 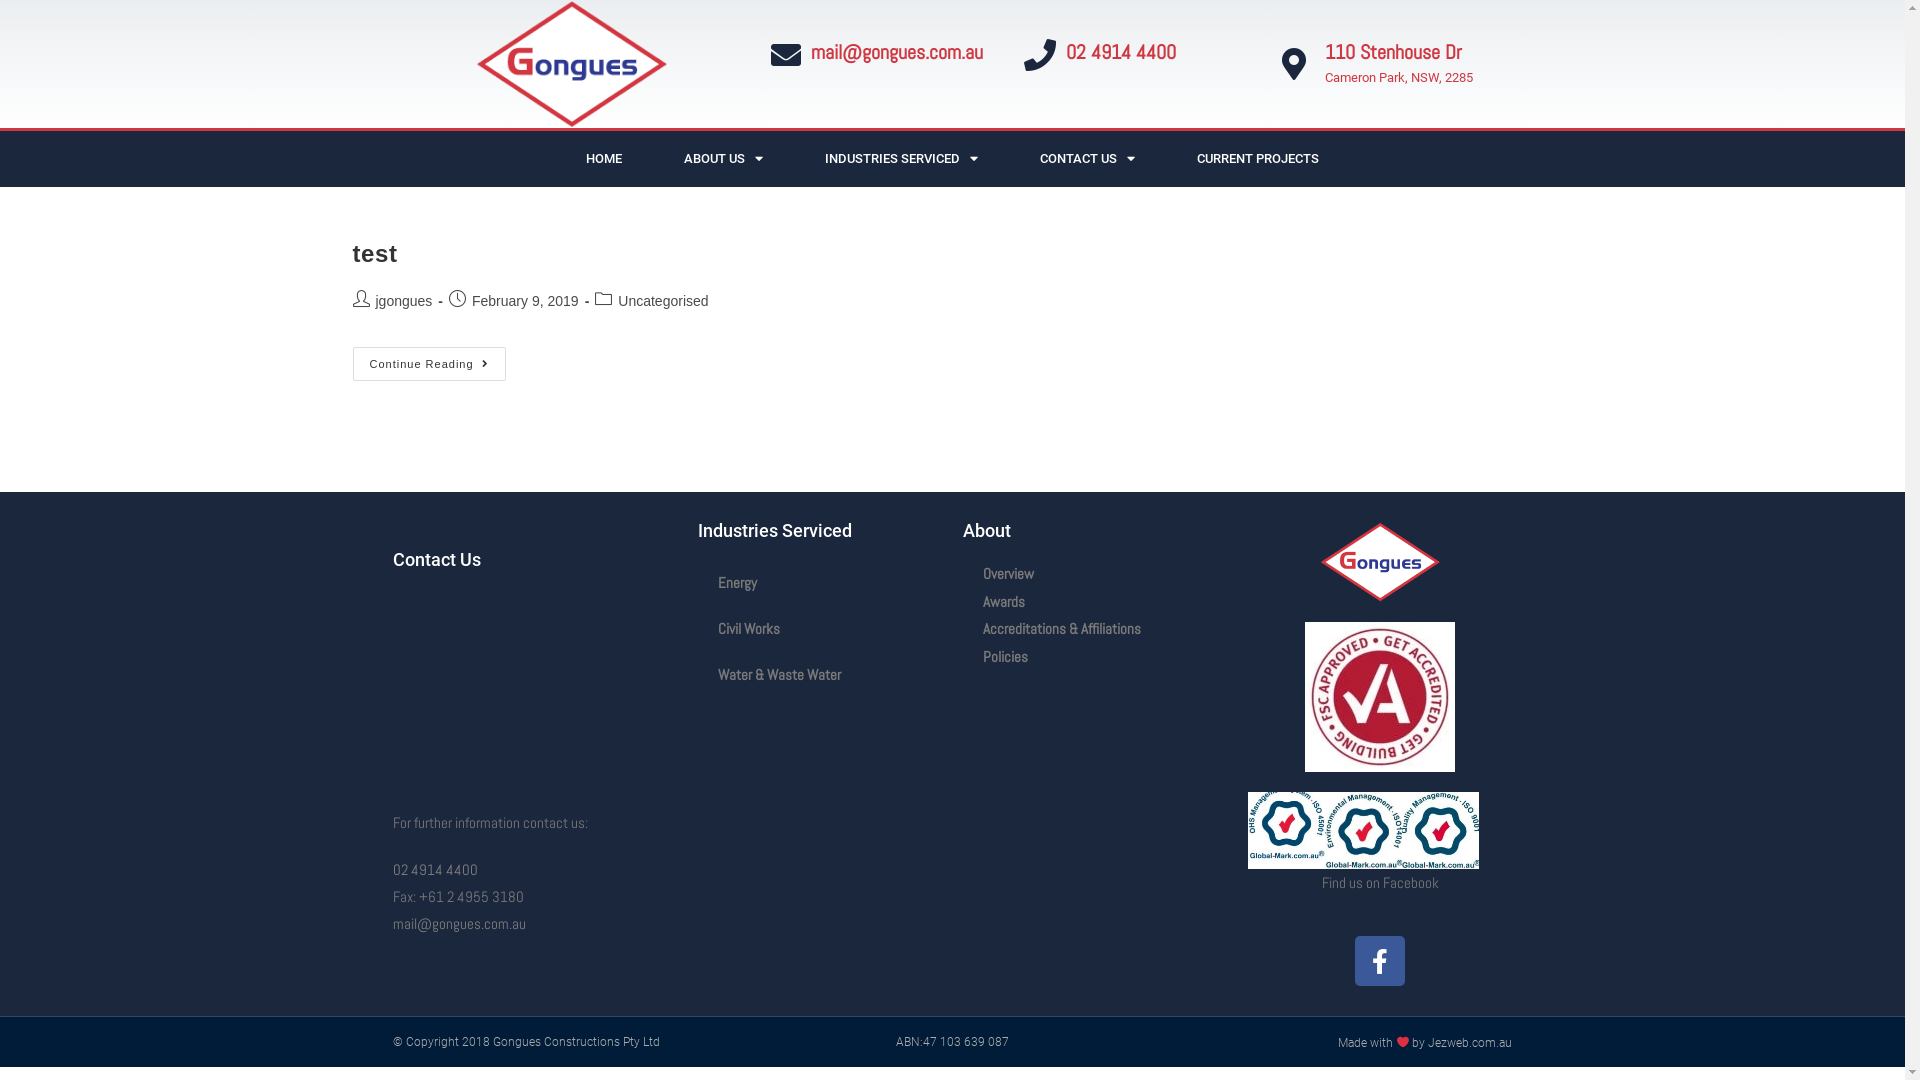 What do you see at coordinates (722, 157) in the screenshot?
I see `'ABOUT US'` at bounding box center [722, 157].